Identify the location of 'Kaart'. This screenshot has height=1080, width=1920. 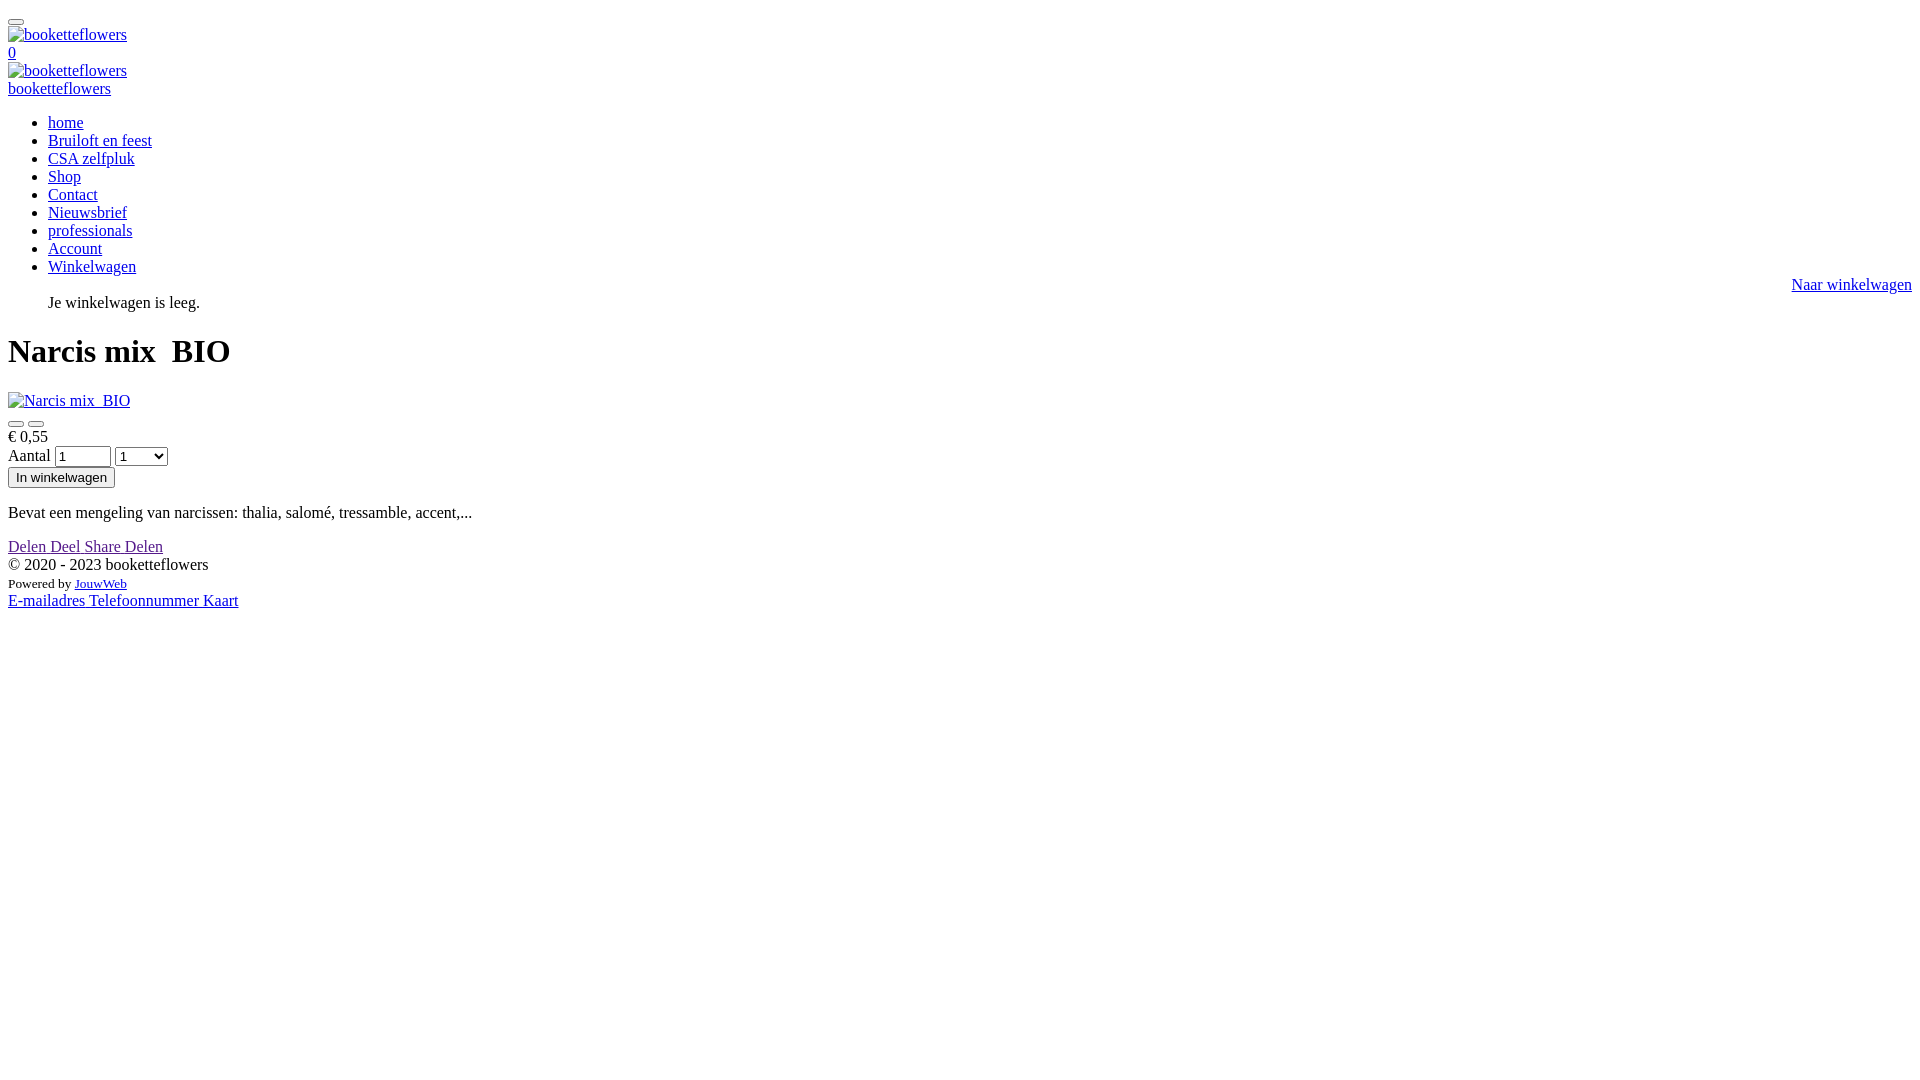
(220, 599).